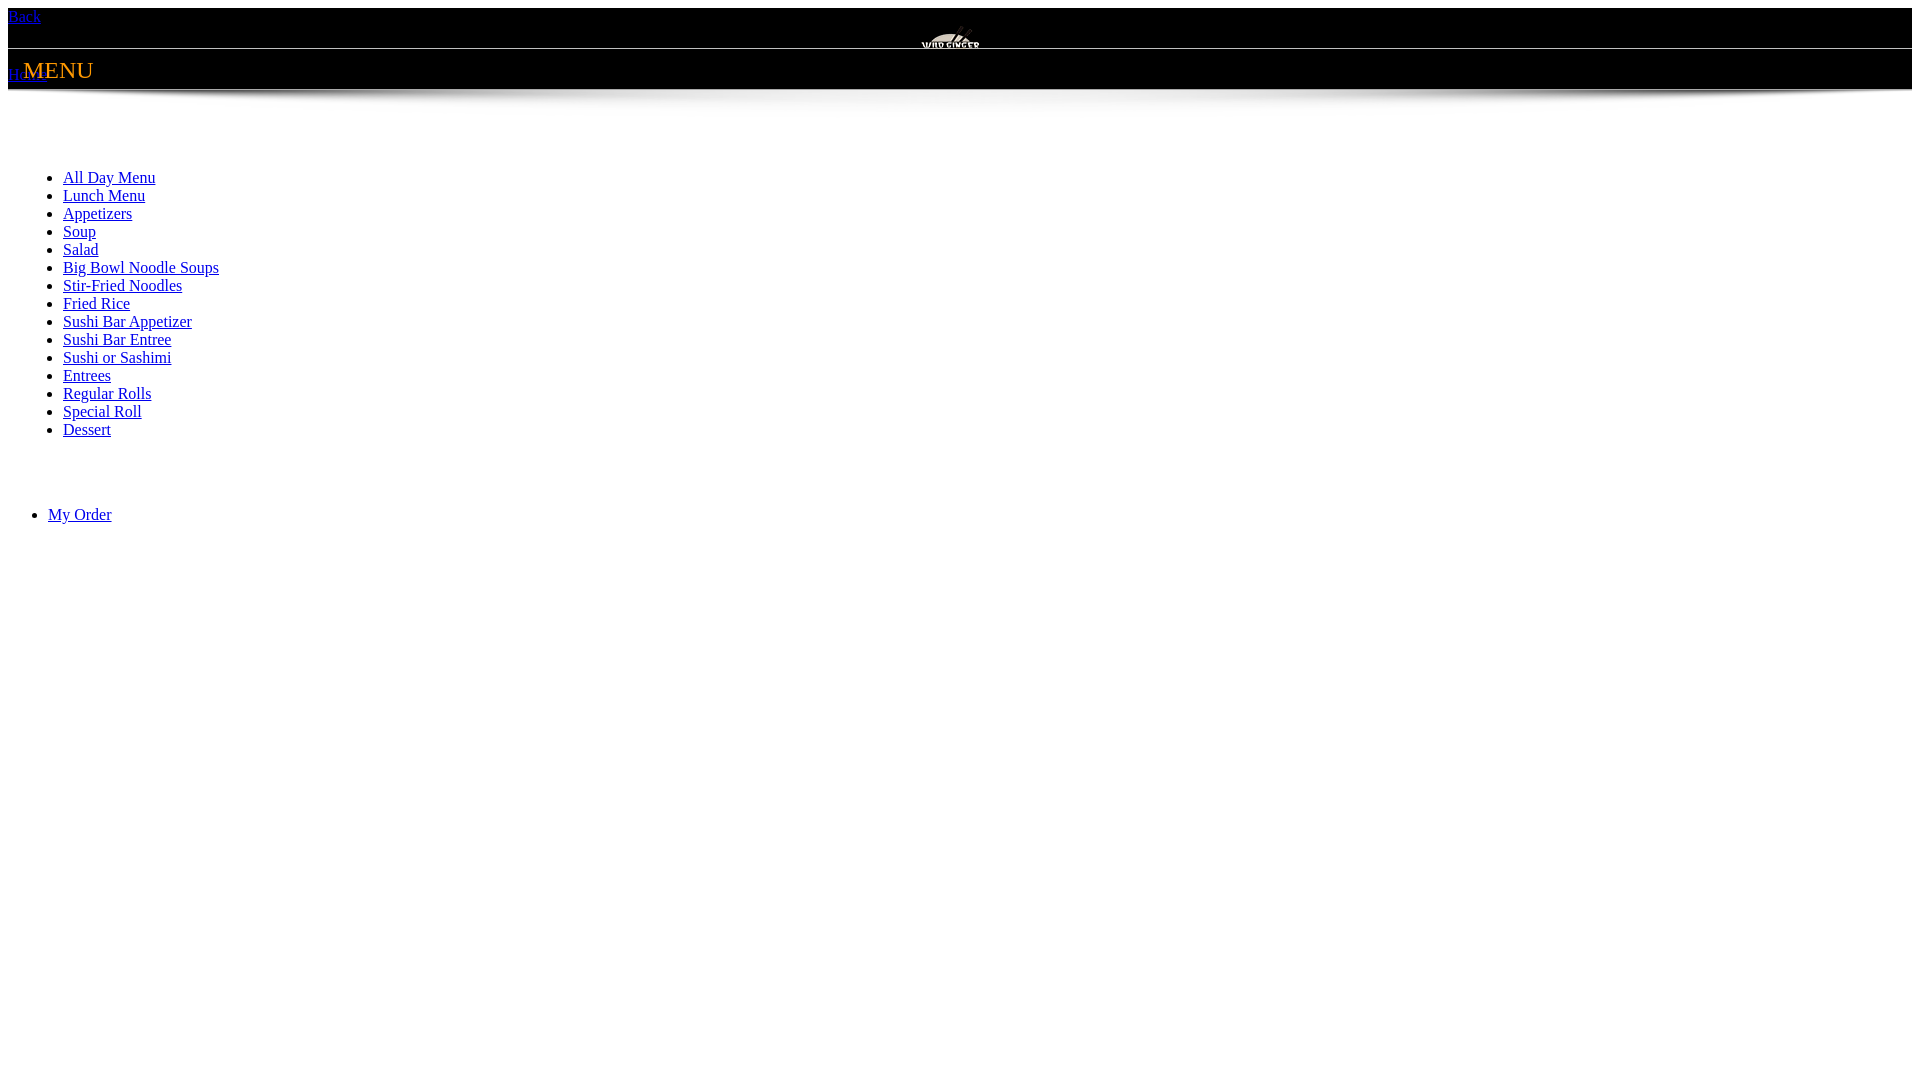  What do you see at coordinates (101, 410) in the screenshot?
I see `'Special Roll'` at bounding box center [101, 410].